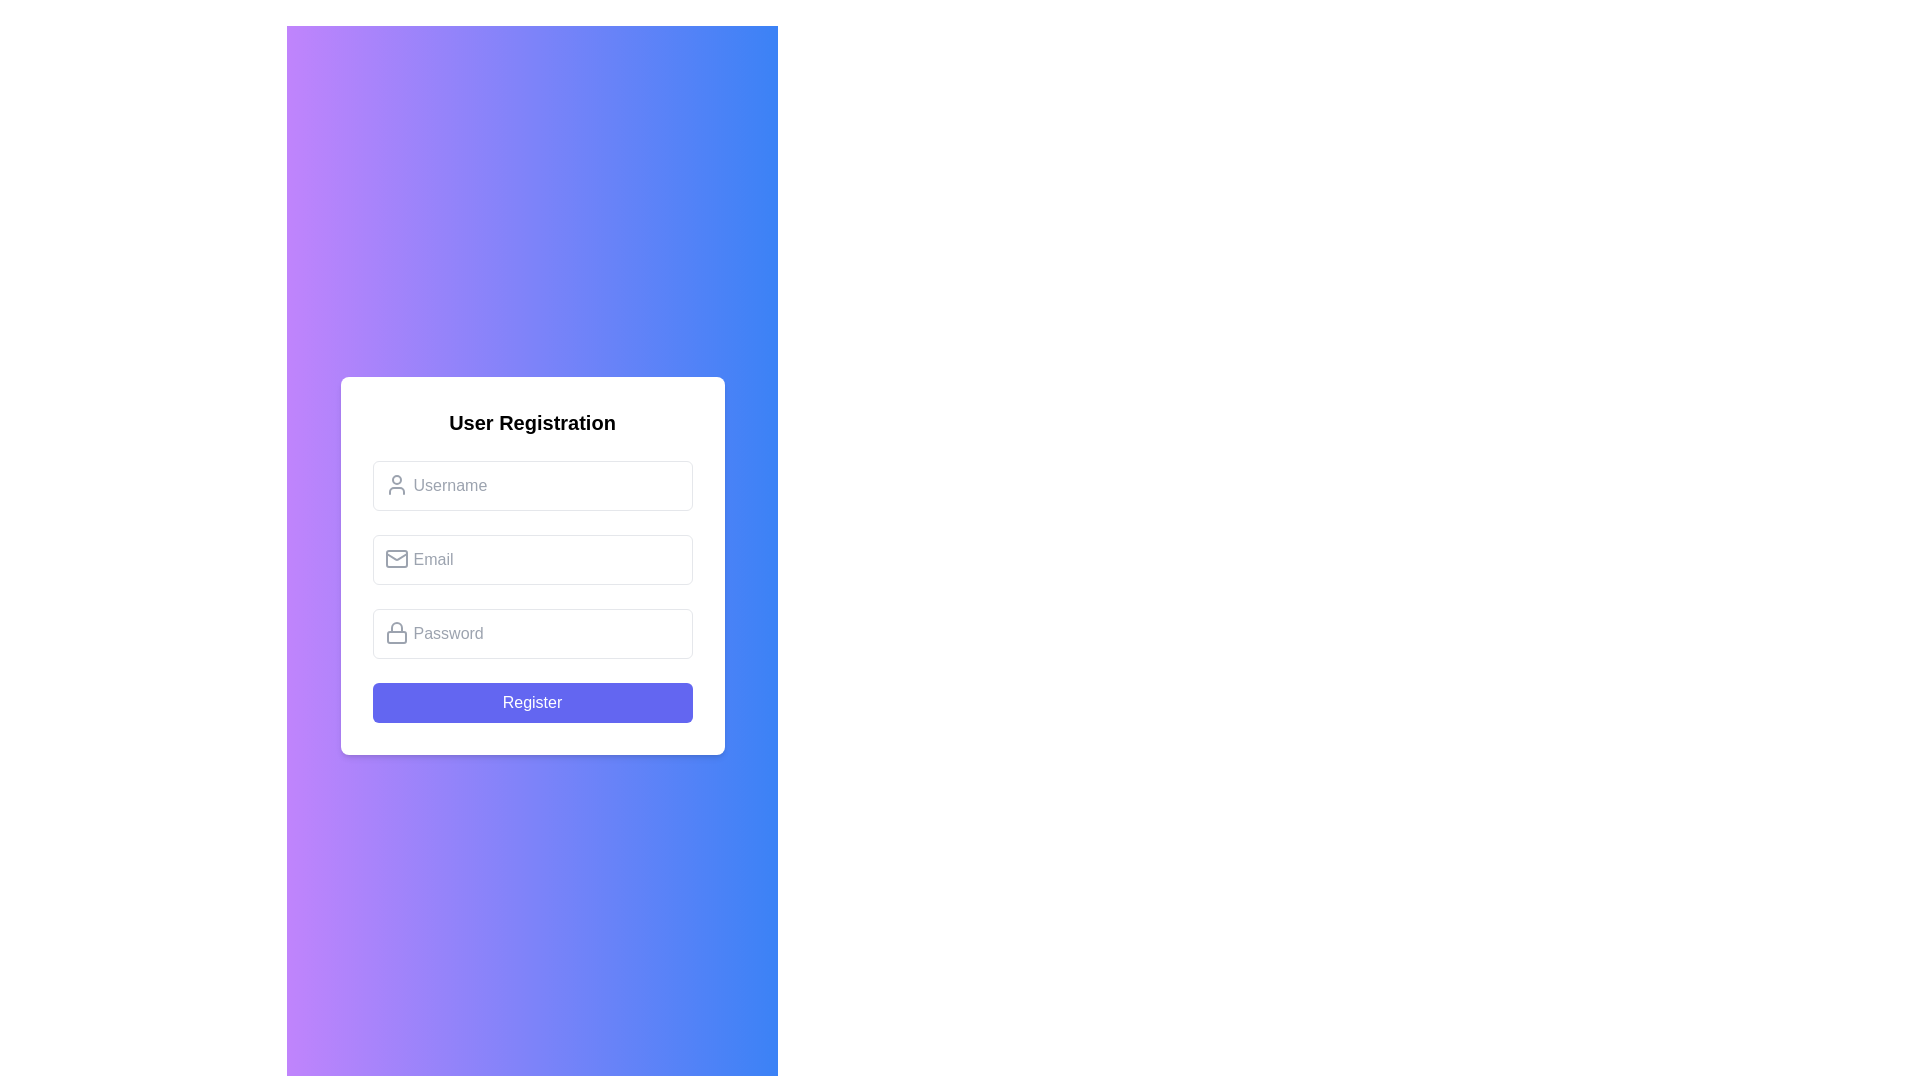 The width and height of the screenshot is (1920, 1080). What do you see at coordinates (396, 559) in the screenshot?
I see `the envelope icon located to the left of the 'Email' input field, which is styled with a thin outline and gray color` at bounding box center [396, 559].